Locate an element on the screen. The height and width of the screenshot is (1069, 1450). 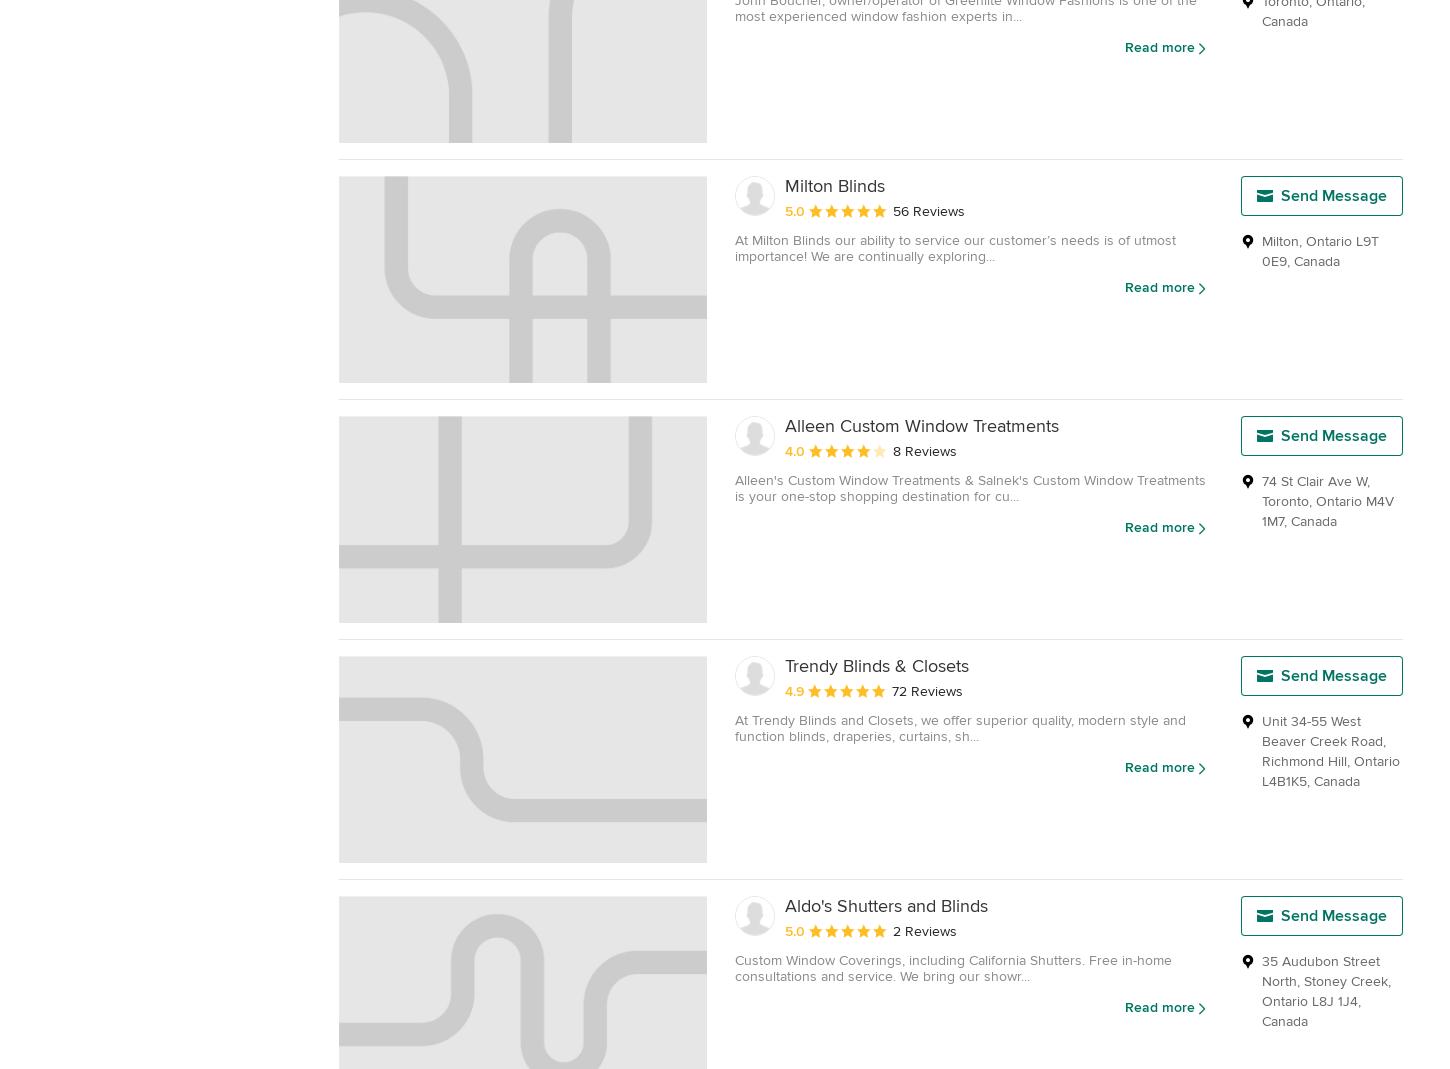
'56 Reviews' is located at coordinates (928, 210).